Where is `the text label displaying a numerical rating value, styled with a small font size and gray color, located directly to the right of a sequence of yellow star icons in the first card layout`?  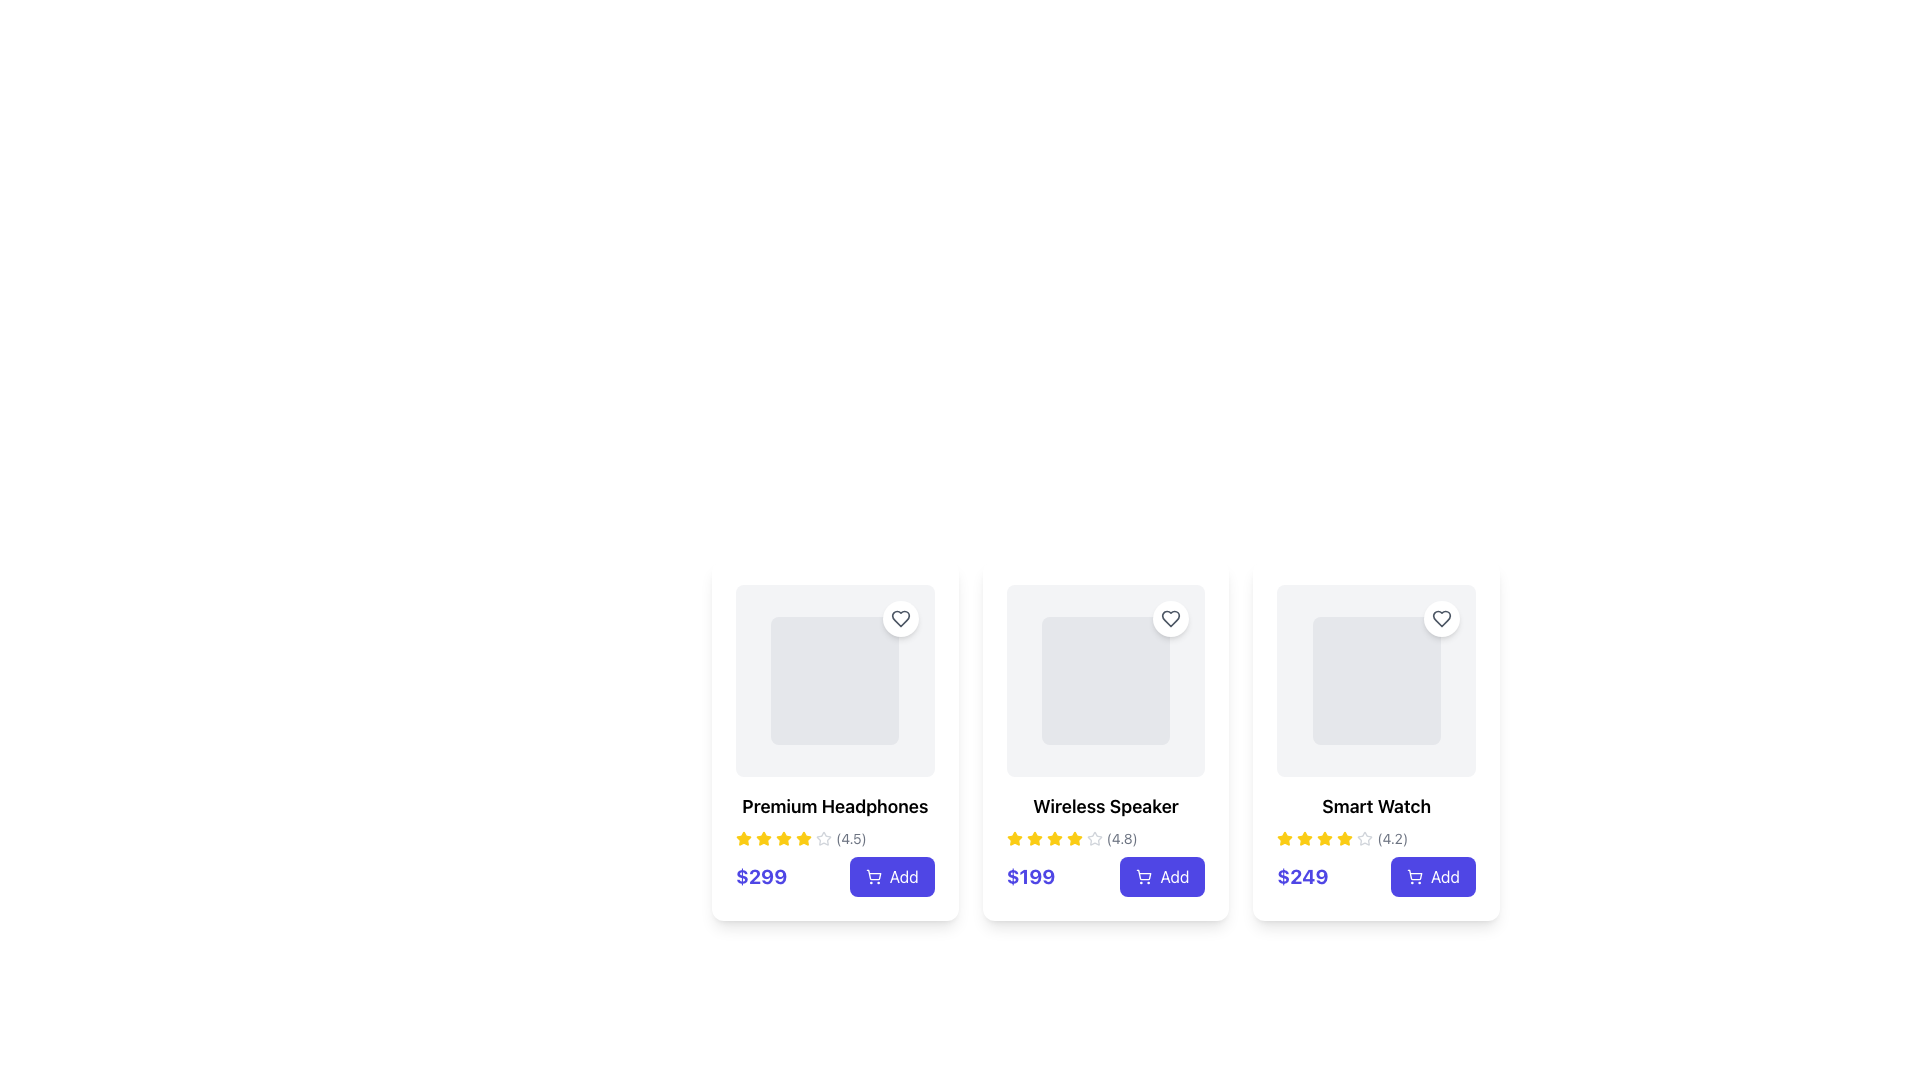 the text label displaying a numerical rating value, styled with a small font size and gray color, located directly to the right of a sequence of yellow star icons in the first card layout is located at coordinates (851, 839).